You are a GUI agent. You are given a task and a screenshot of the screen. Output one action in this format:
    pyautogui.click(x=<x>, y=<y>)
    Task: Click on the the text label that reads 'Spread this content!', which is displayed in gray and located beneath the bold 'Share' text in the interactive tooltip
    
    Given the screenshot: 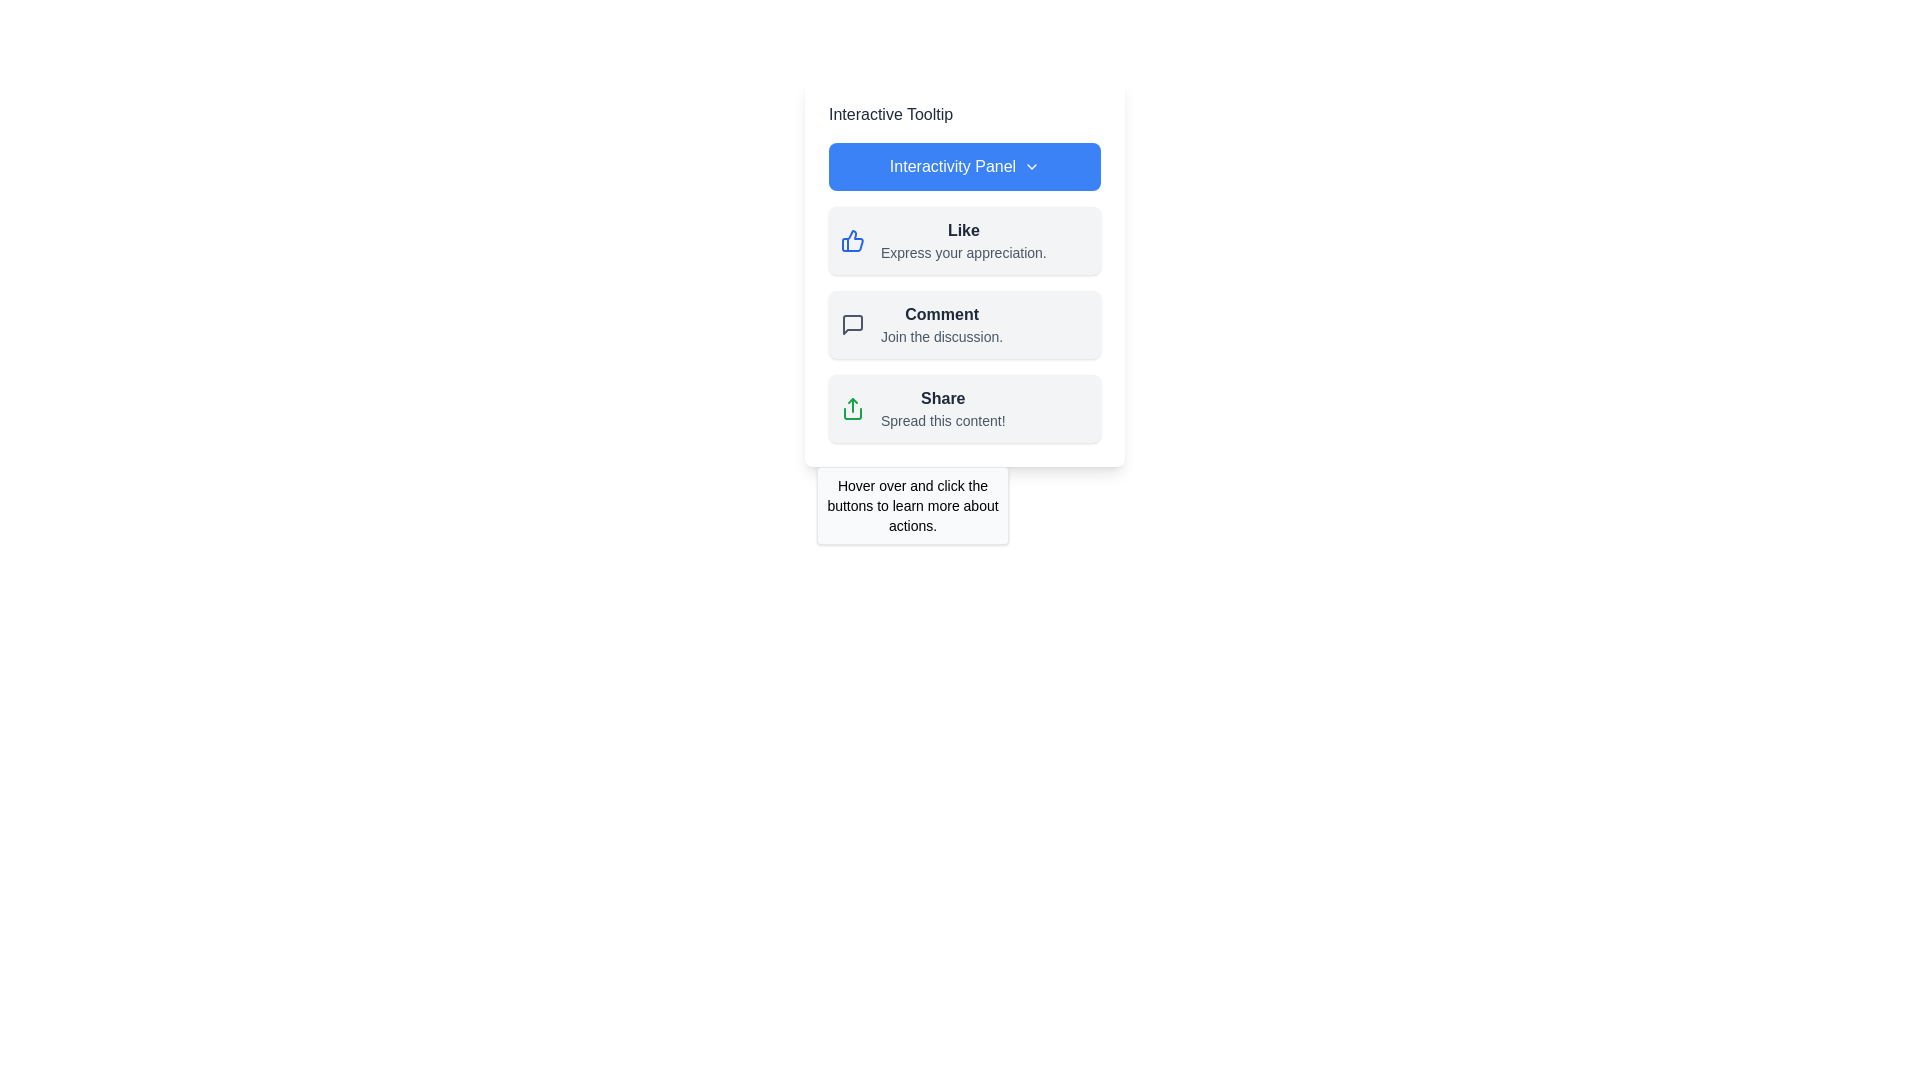 What is the action you would take?
    pyautogui.click(x=942, y=419)
    